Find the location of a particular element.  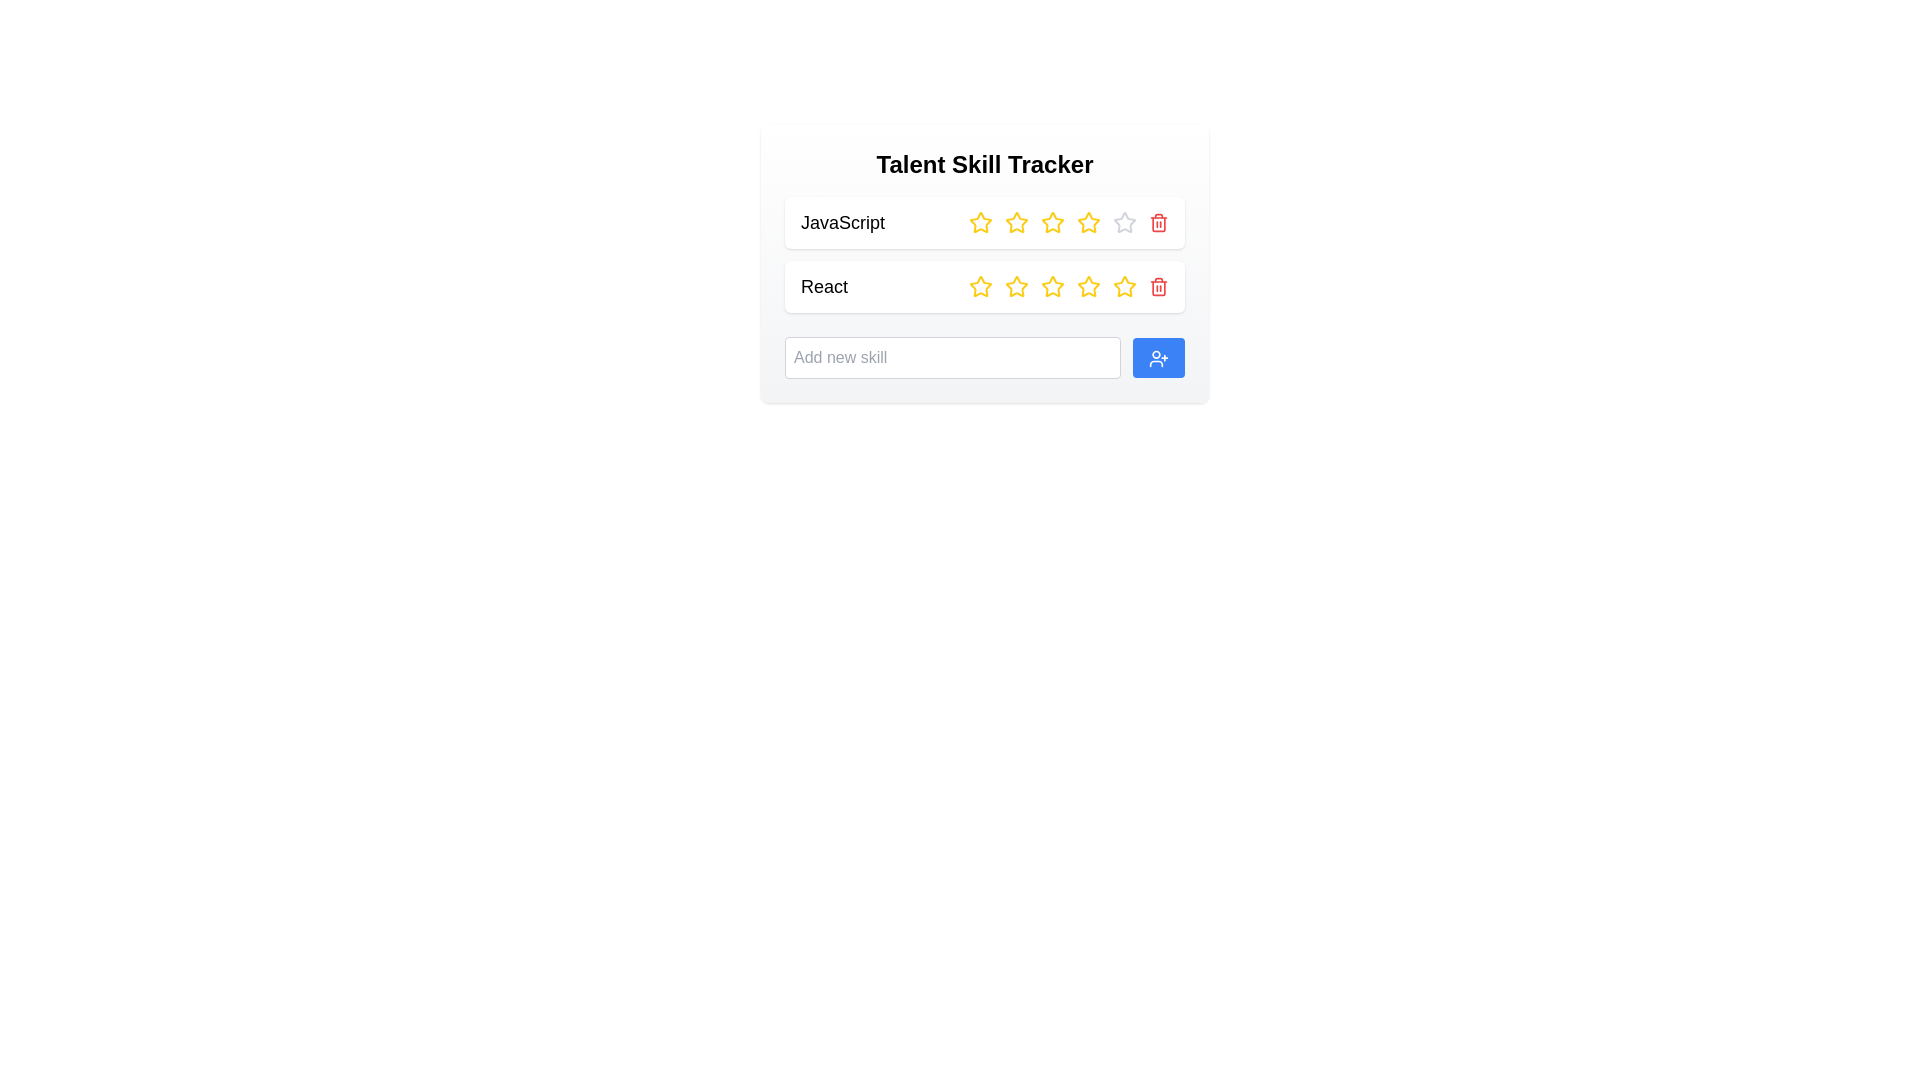

the Skill rating widget for the 'React' skill, located in the middle section of the skill tracker panel below the 'JavaScript' skill entry in the Talent Skill Tracker list to view more details is located at coordinates (984, 262).